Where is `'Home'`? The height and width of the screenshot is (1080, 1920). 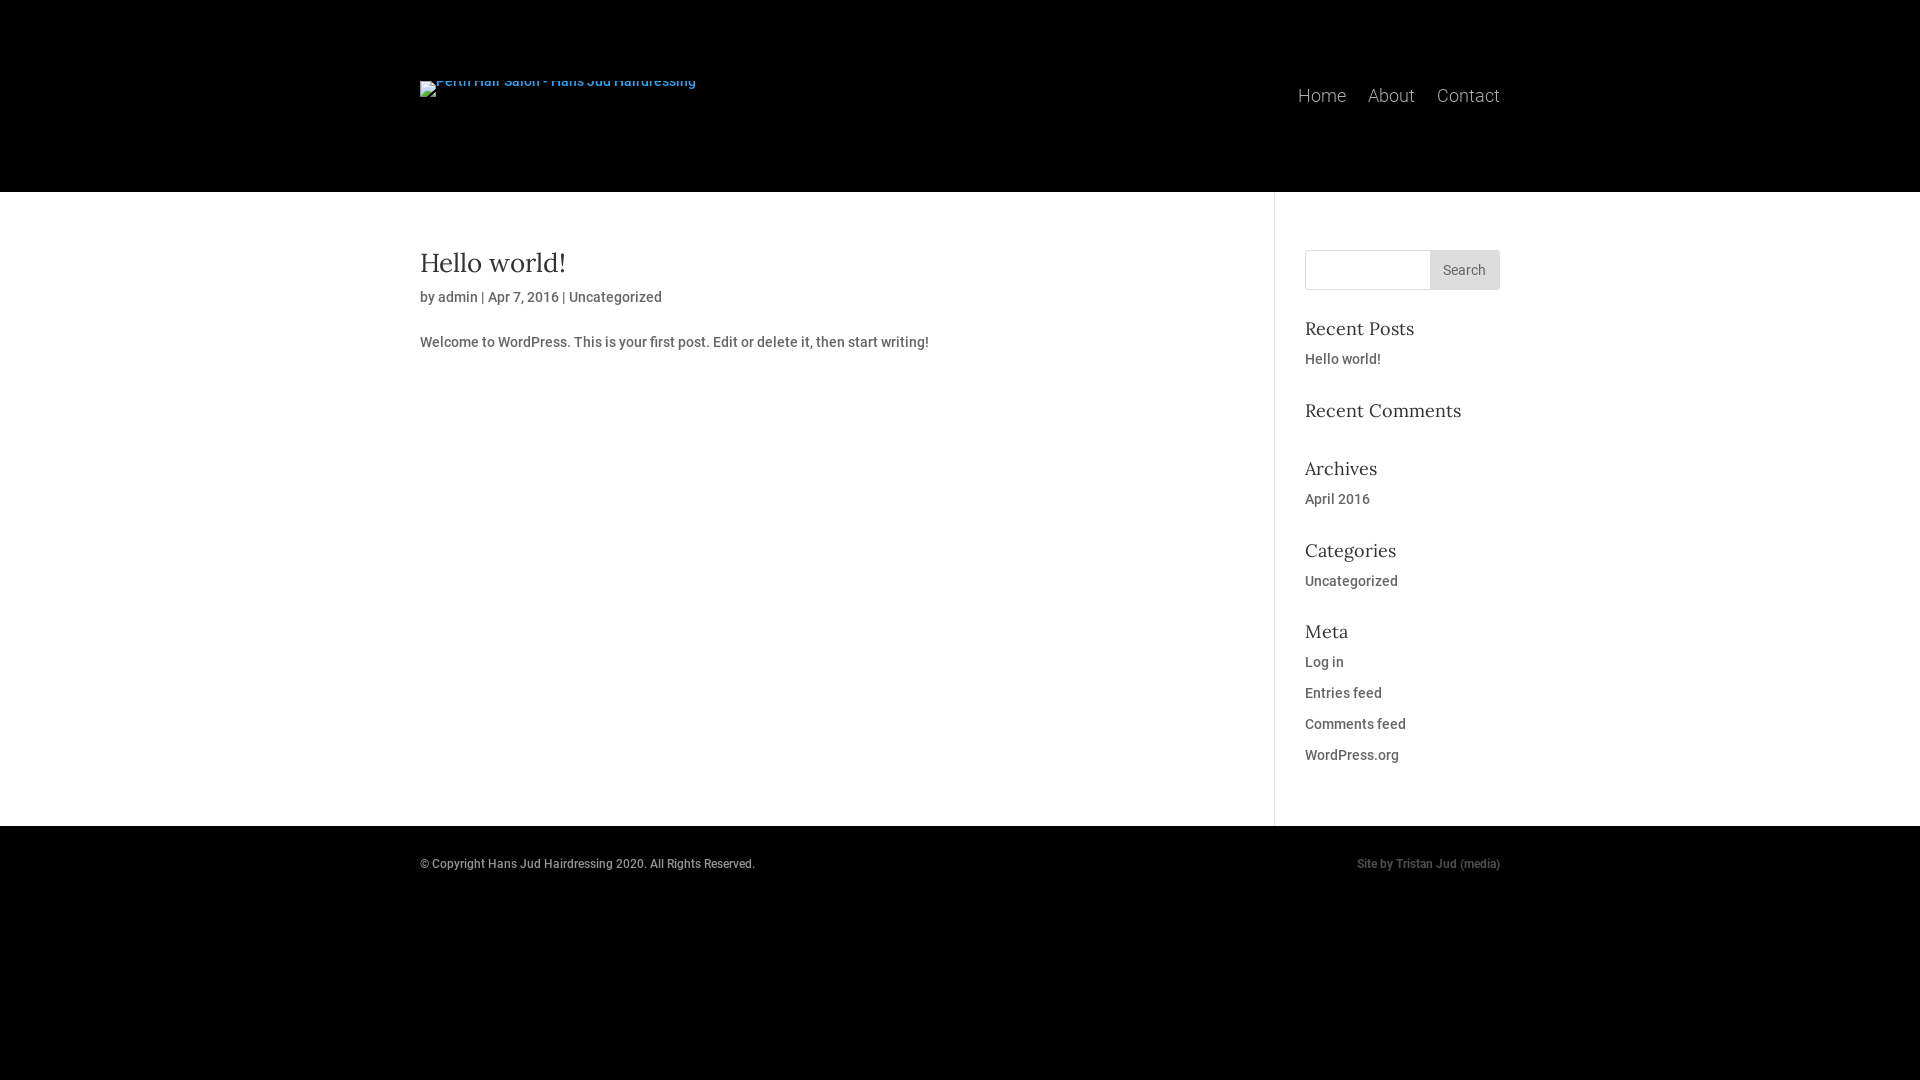
'Home' is located at coordinates (1321, 92).